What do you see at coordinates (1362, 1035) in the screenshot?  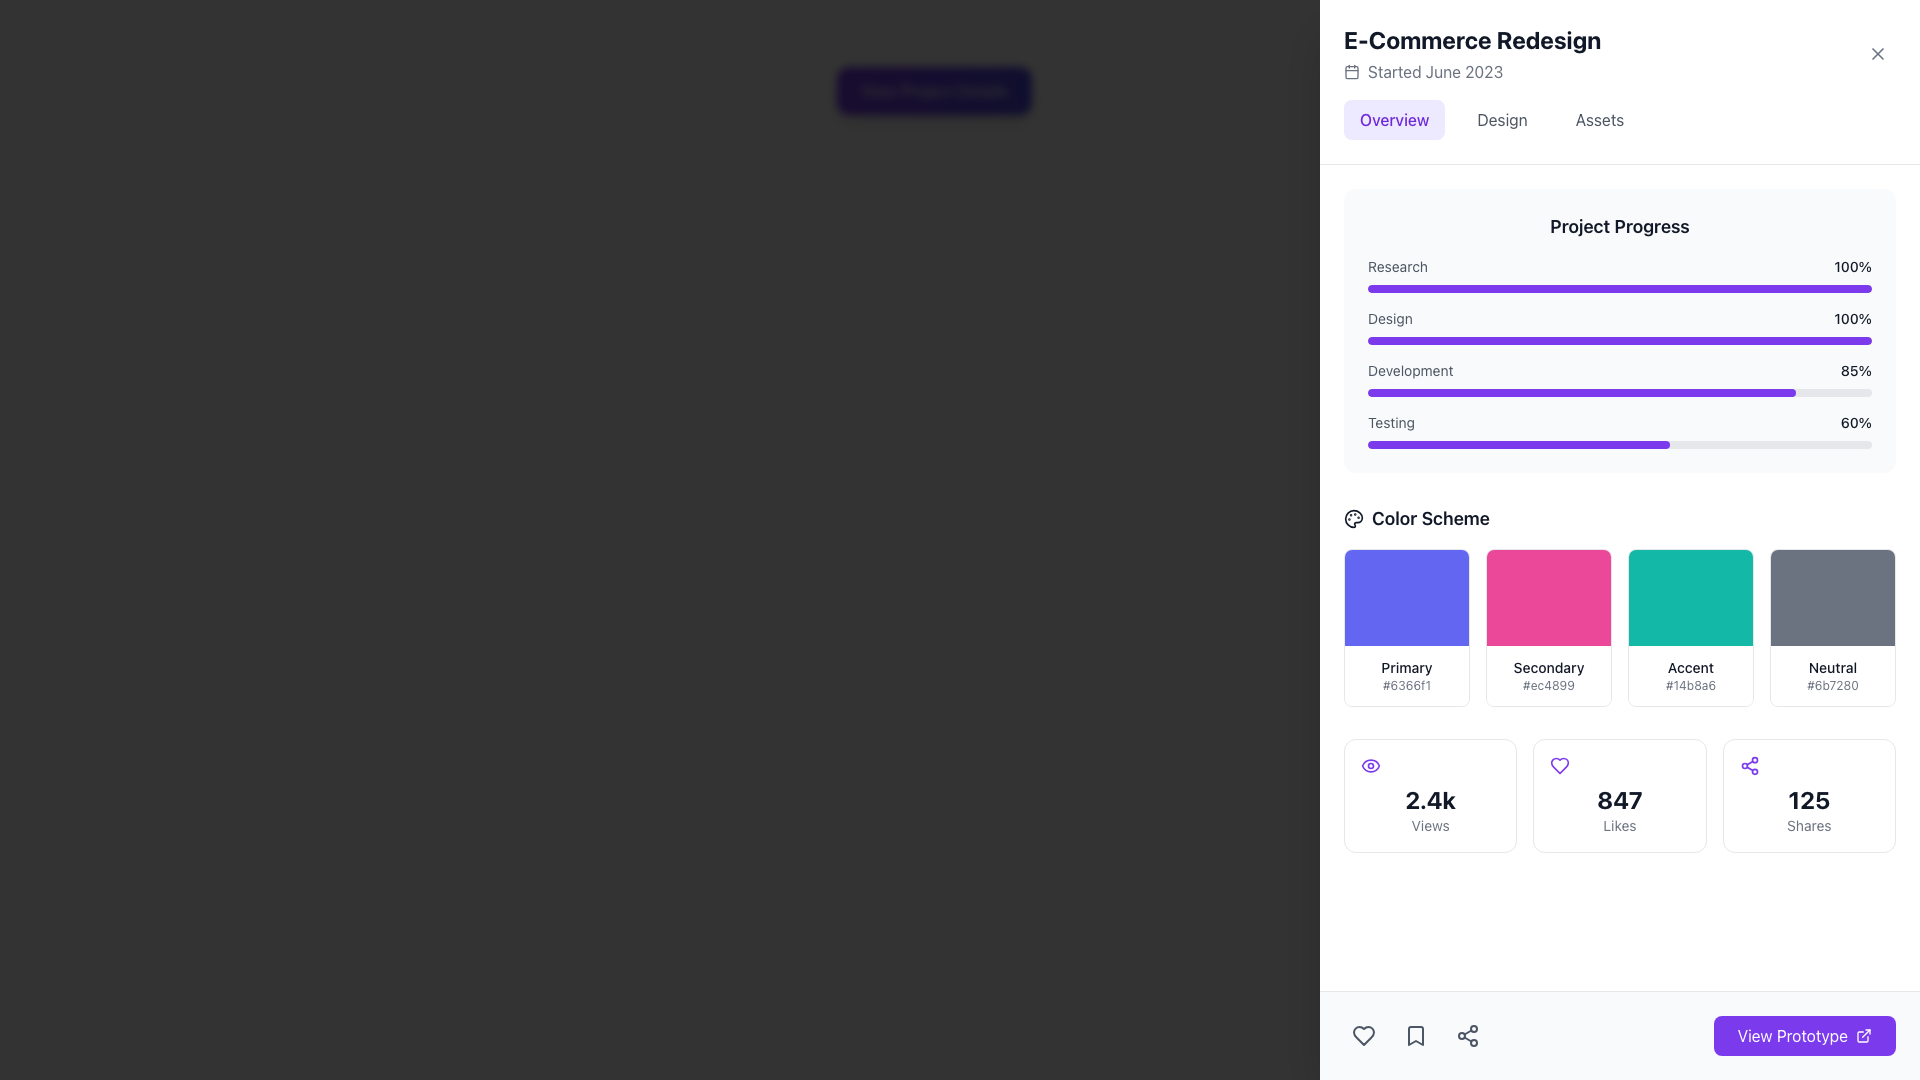 I see `the heart-shaped icon in the bottom navigation bar` at bounding box center [1362, 1035].